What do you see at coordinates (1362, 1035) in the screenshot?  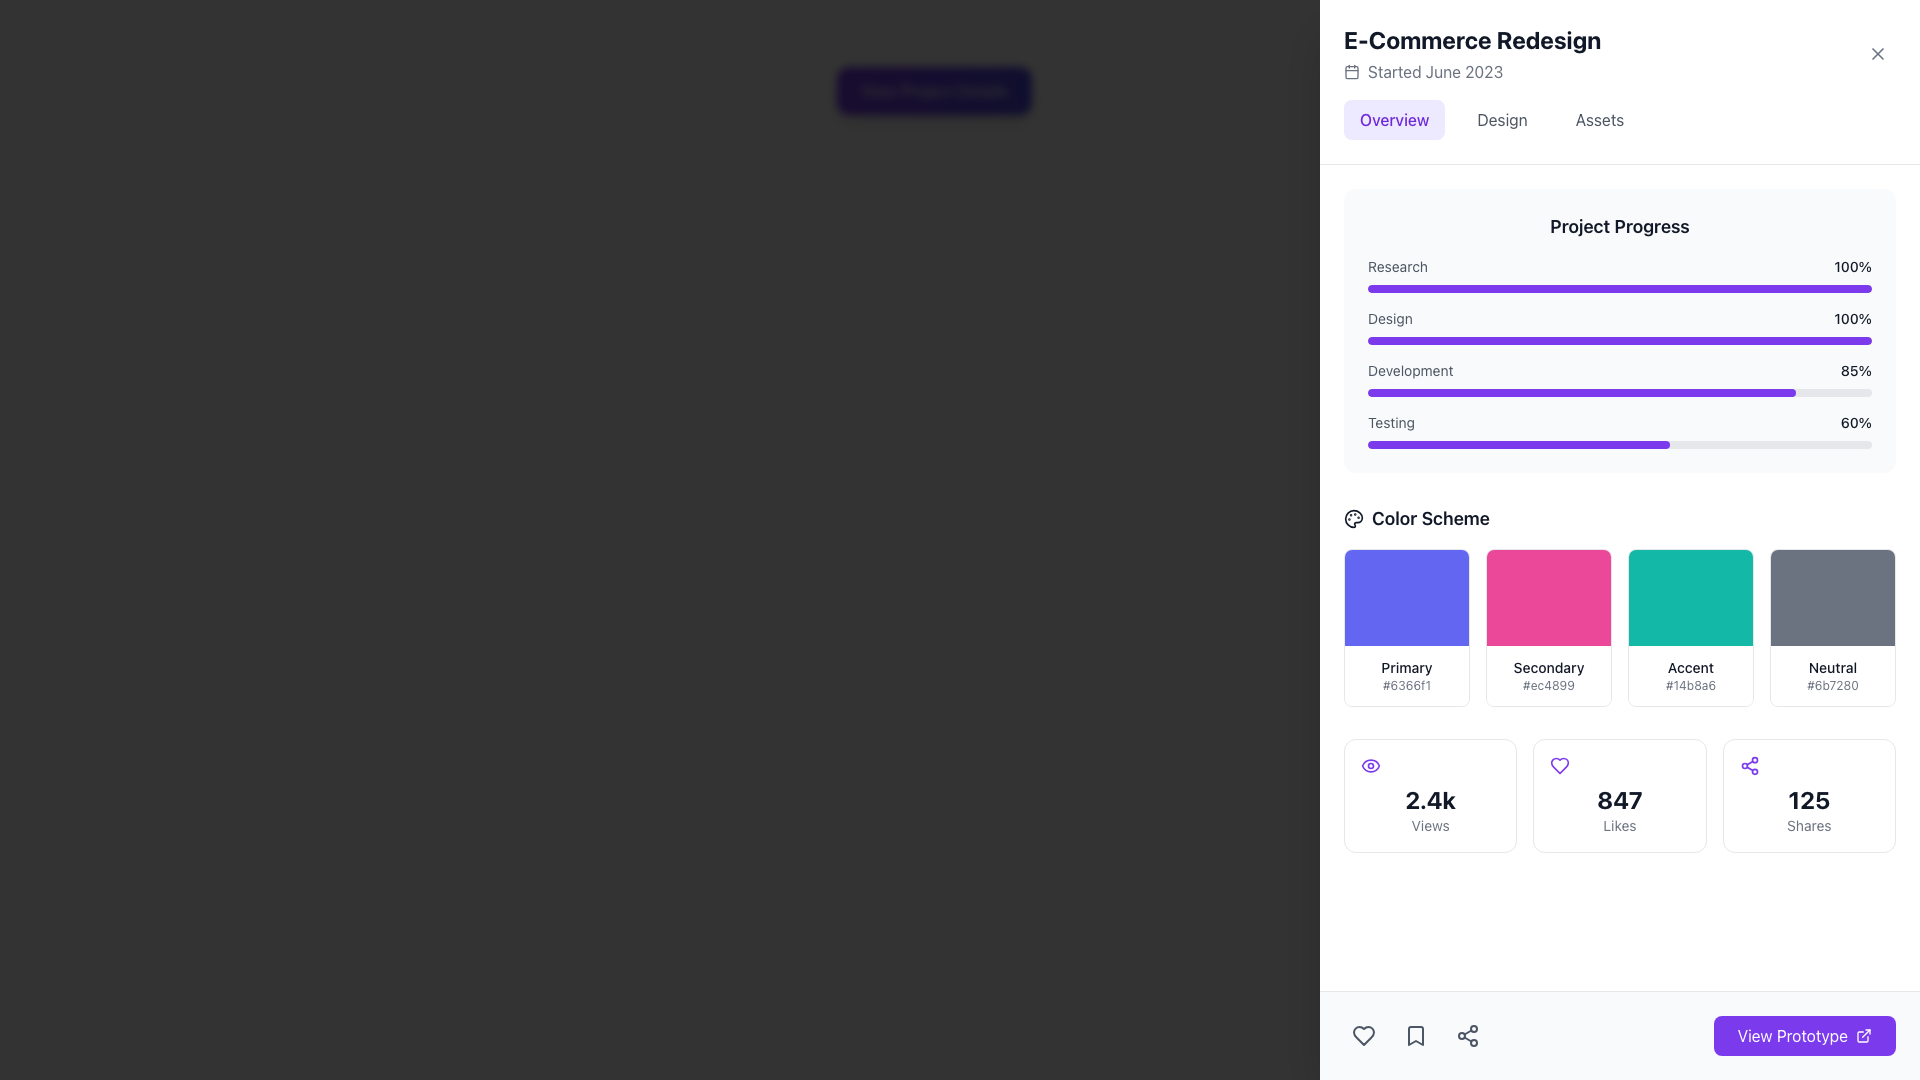 I see `the heart-shaped icon in the bottom navigation bar` at bounding box center [1362, 1035].